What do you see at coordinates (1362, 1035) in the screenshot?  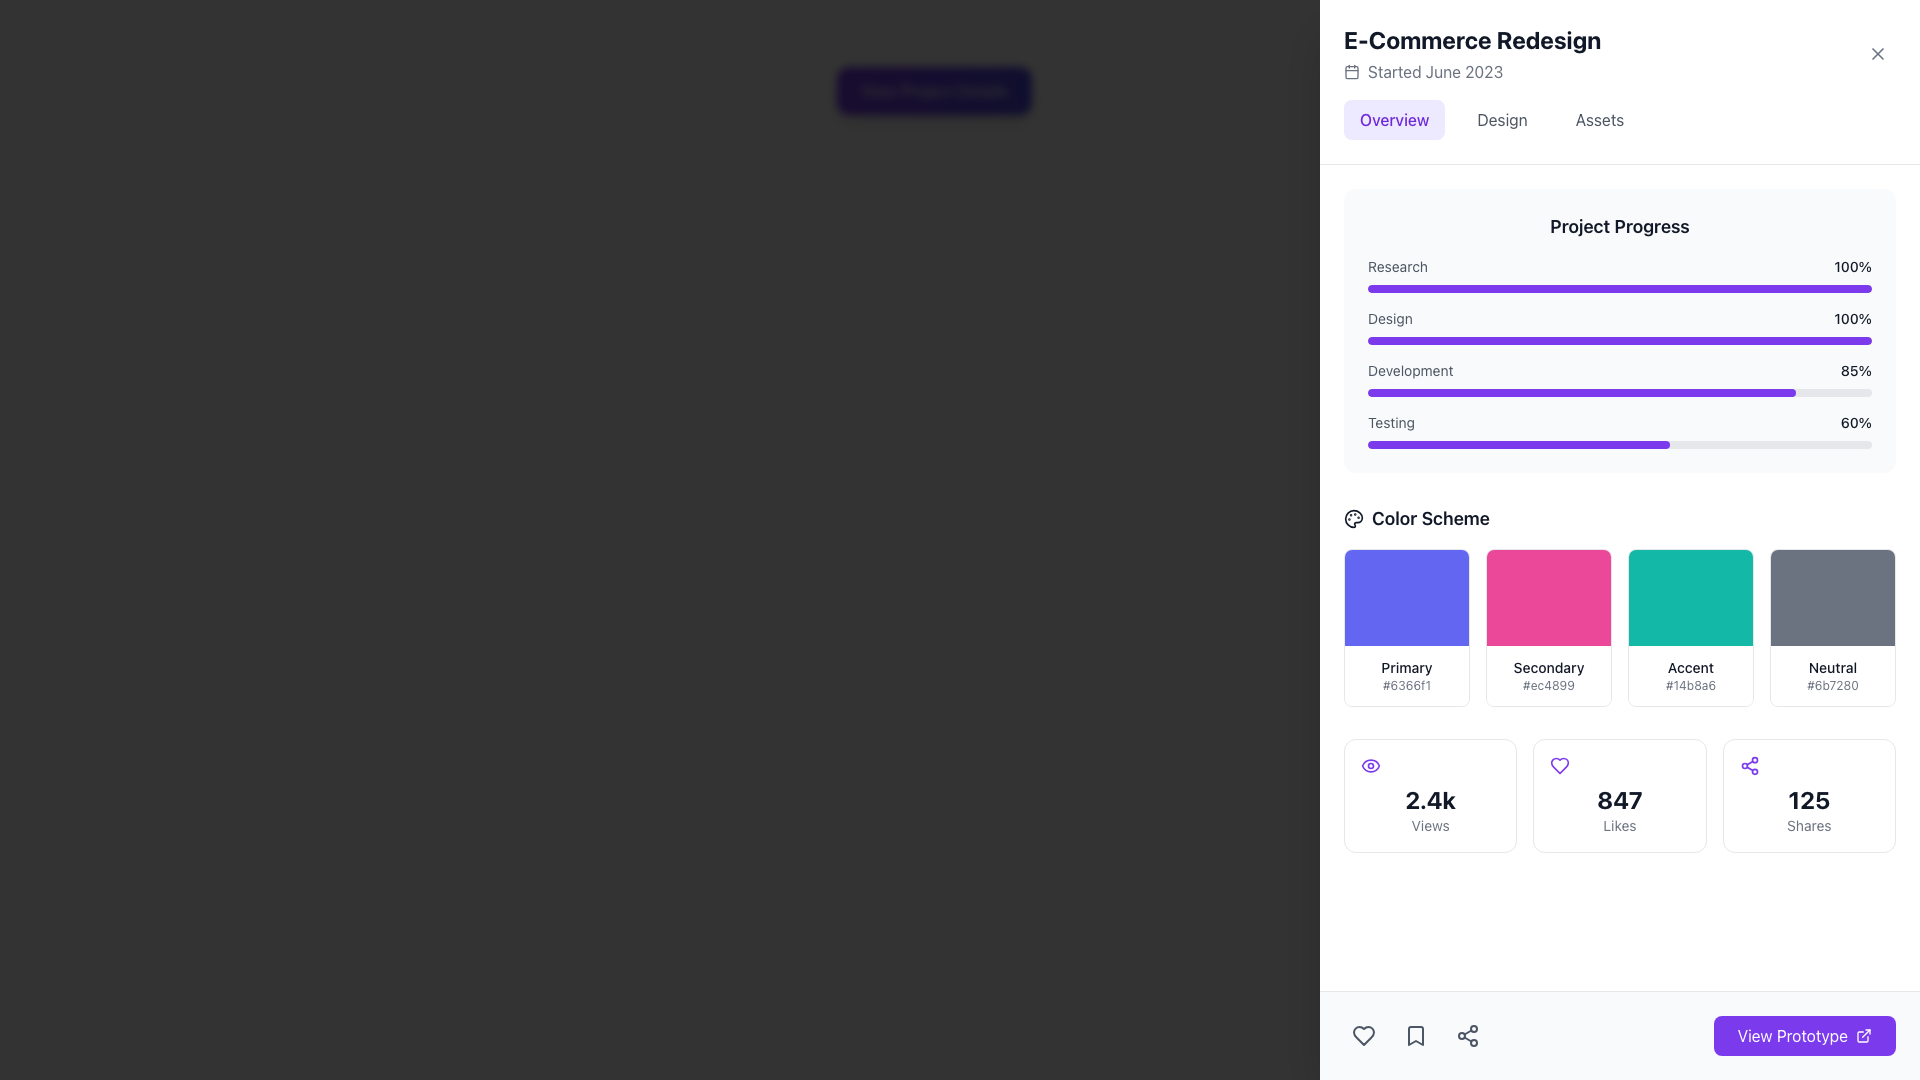 I see `the heart-shaped icon in the bottom navigation bar` at bounding box center [1362, 1035].